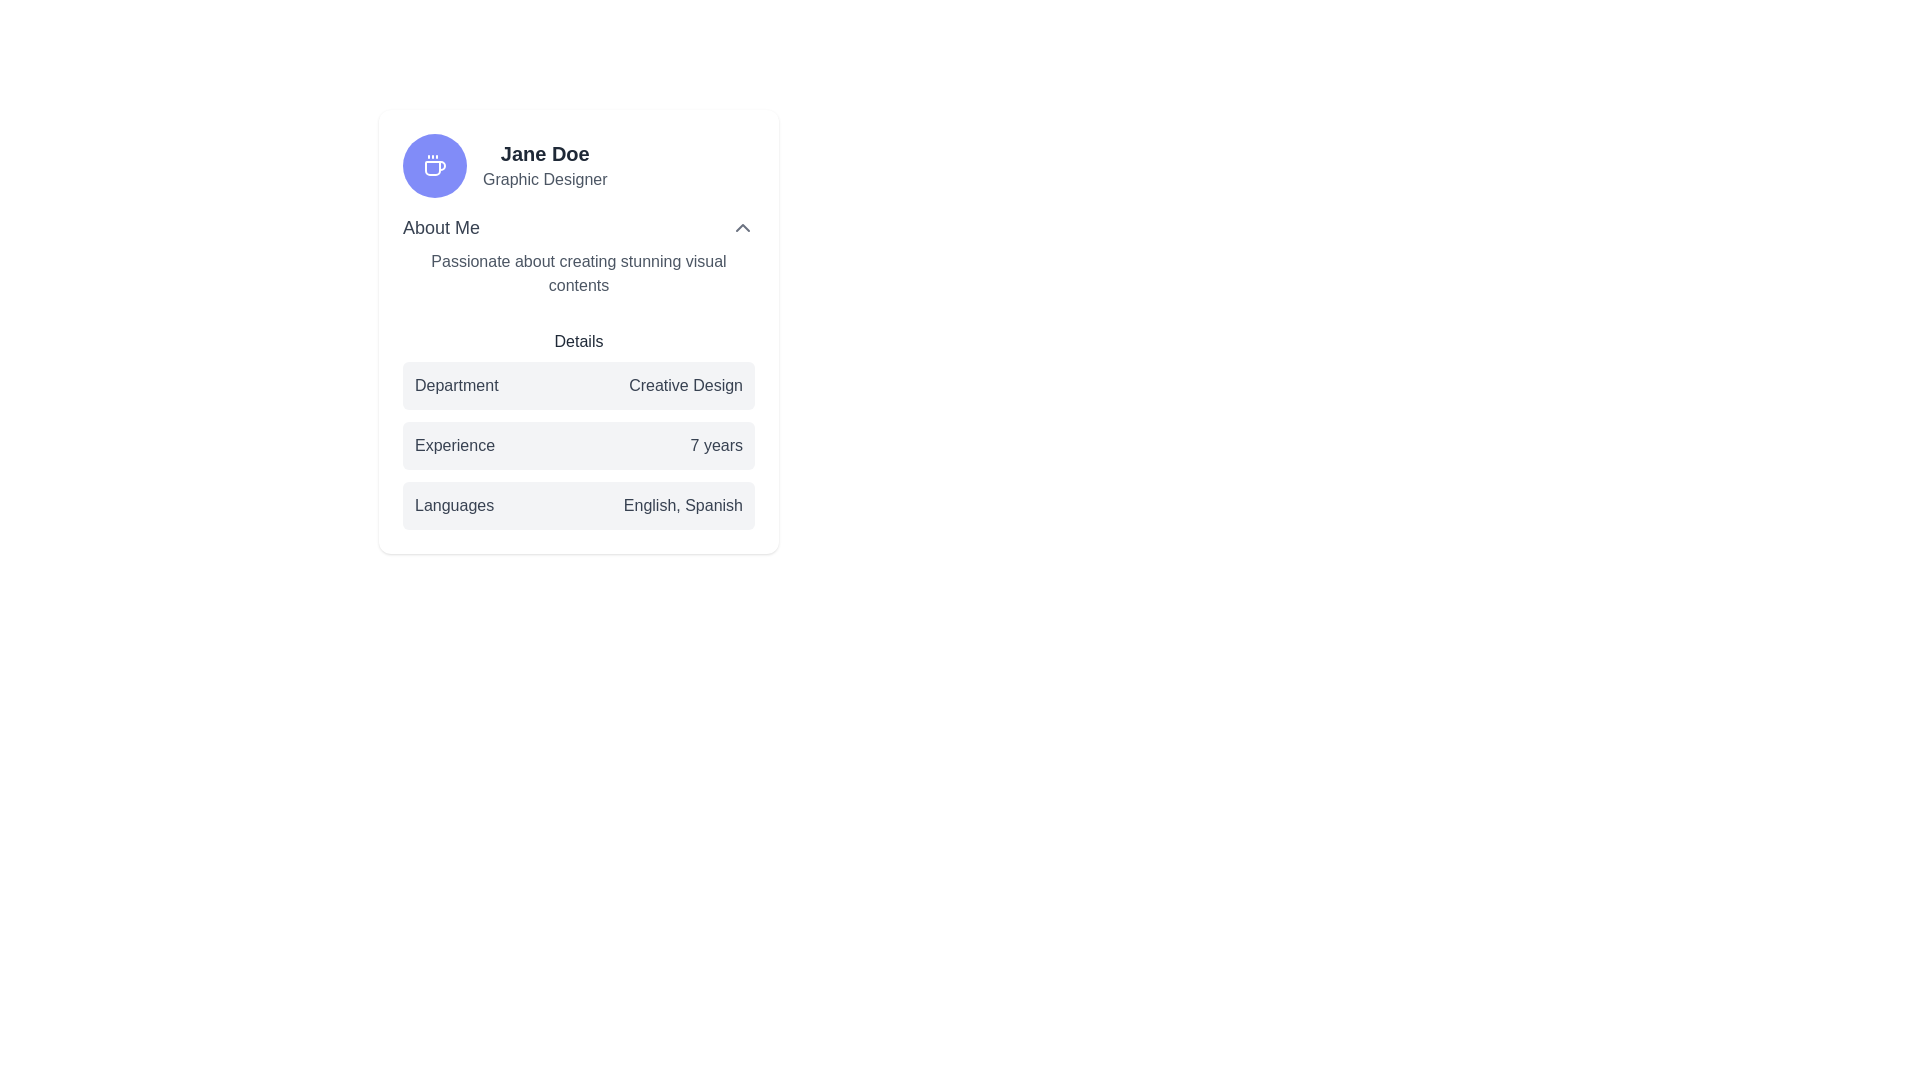  Describe the element at coordinates (545, 153) in the screenshot. I see `a screenreader` at that location.